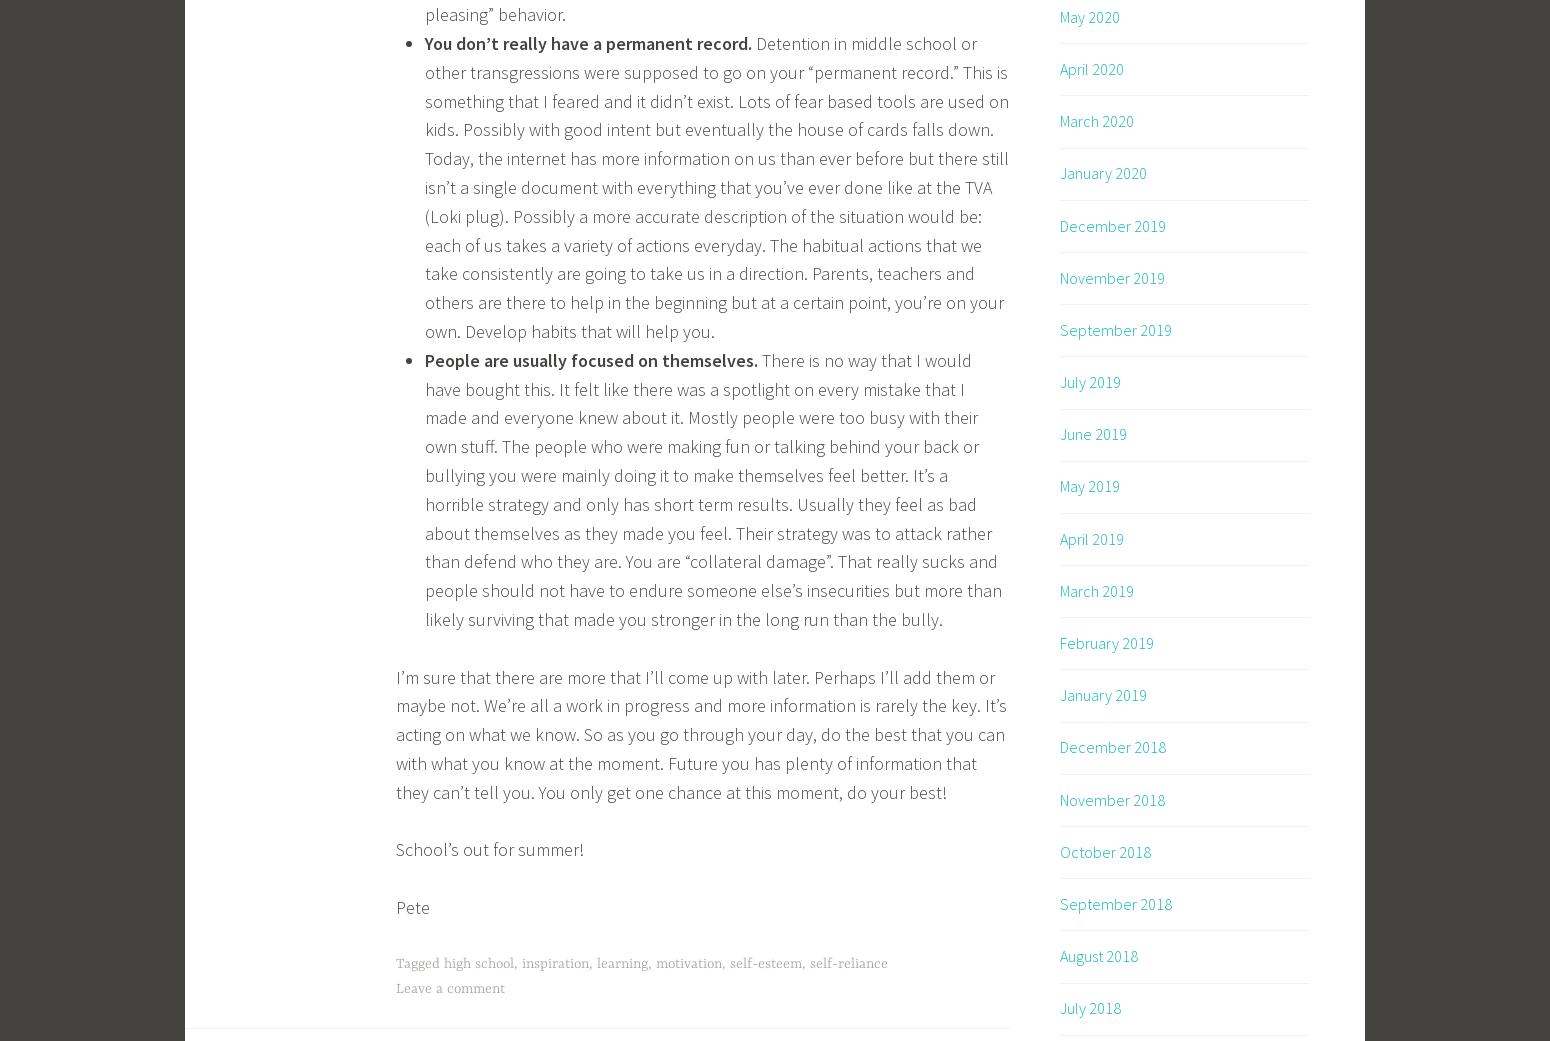 The image size is (1550, 1041). I want to click on 'Tagged', so click(420, 963).